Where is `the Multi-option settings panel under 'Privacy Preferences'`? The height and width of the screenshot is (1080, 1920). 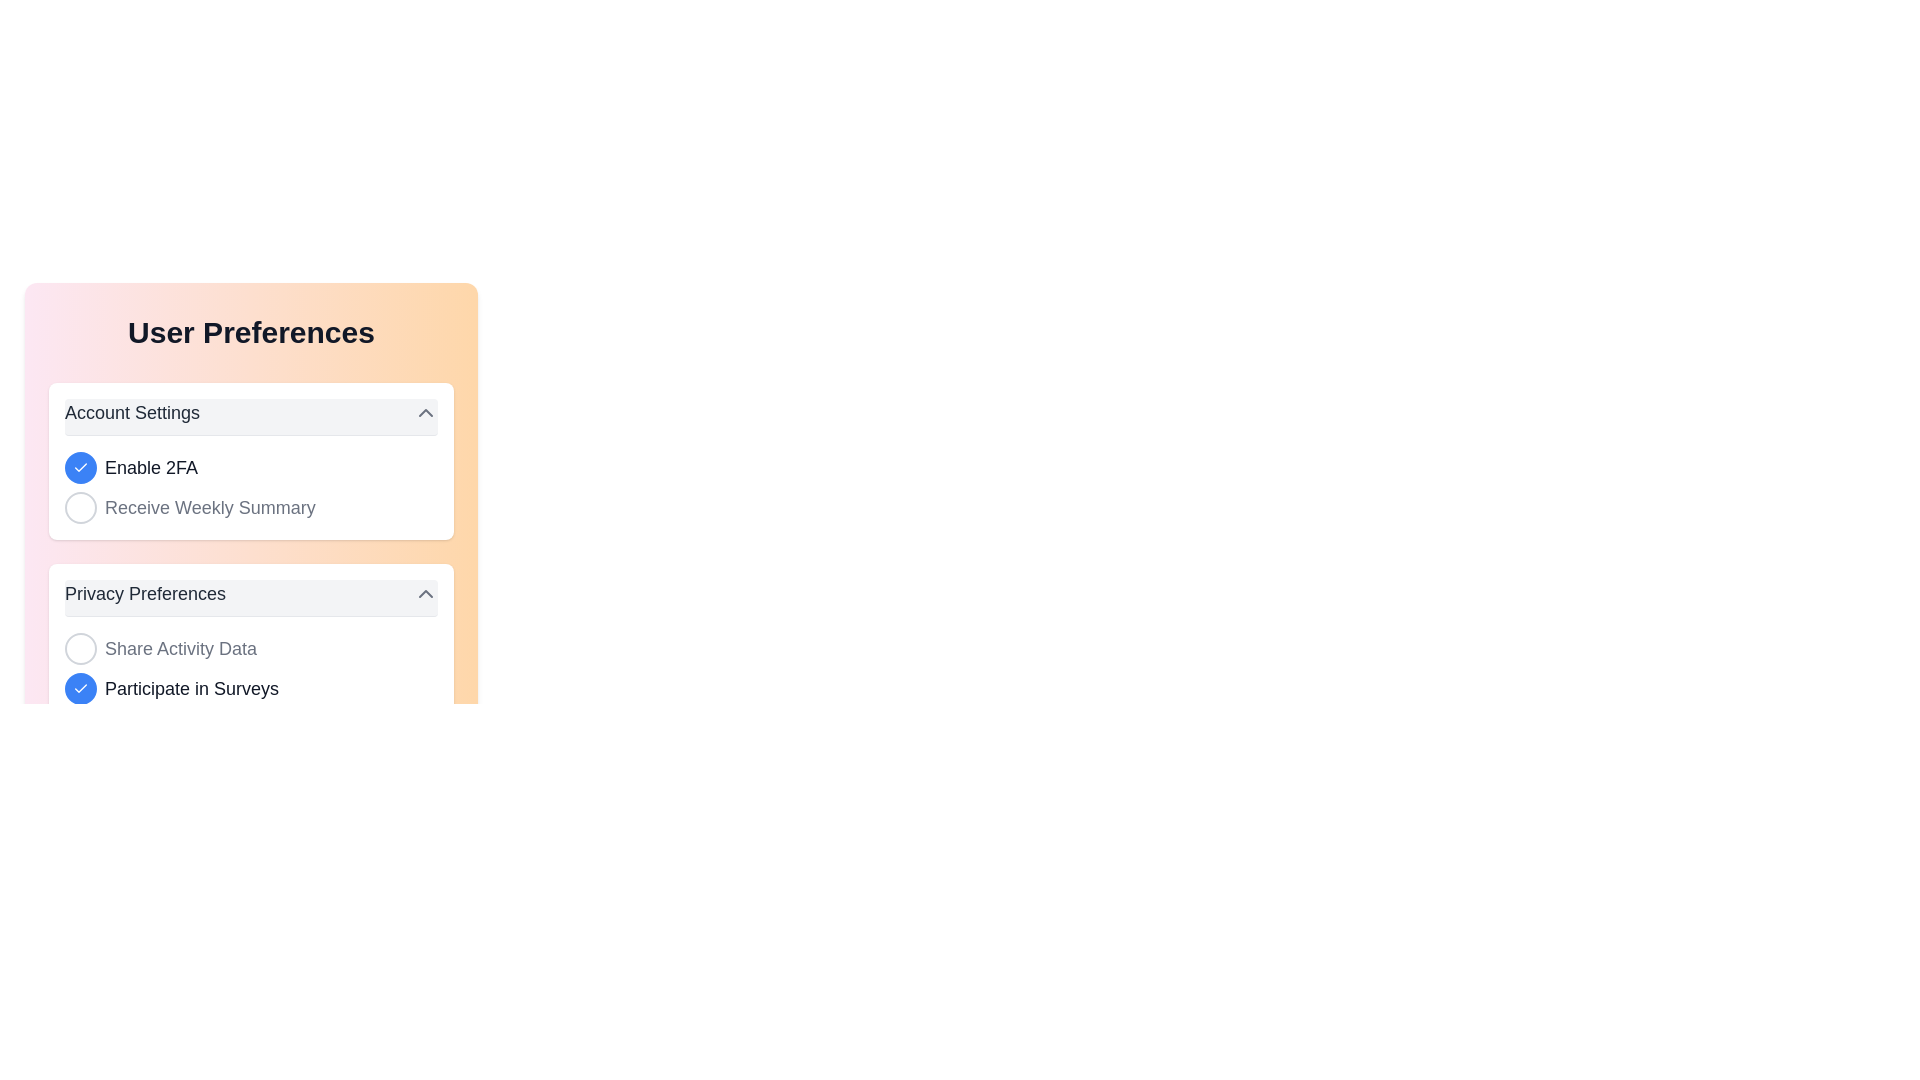
the Multi-option settings panel under 'Privacy Preferences' is located at coordinates (250, 642).